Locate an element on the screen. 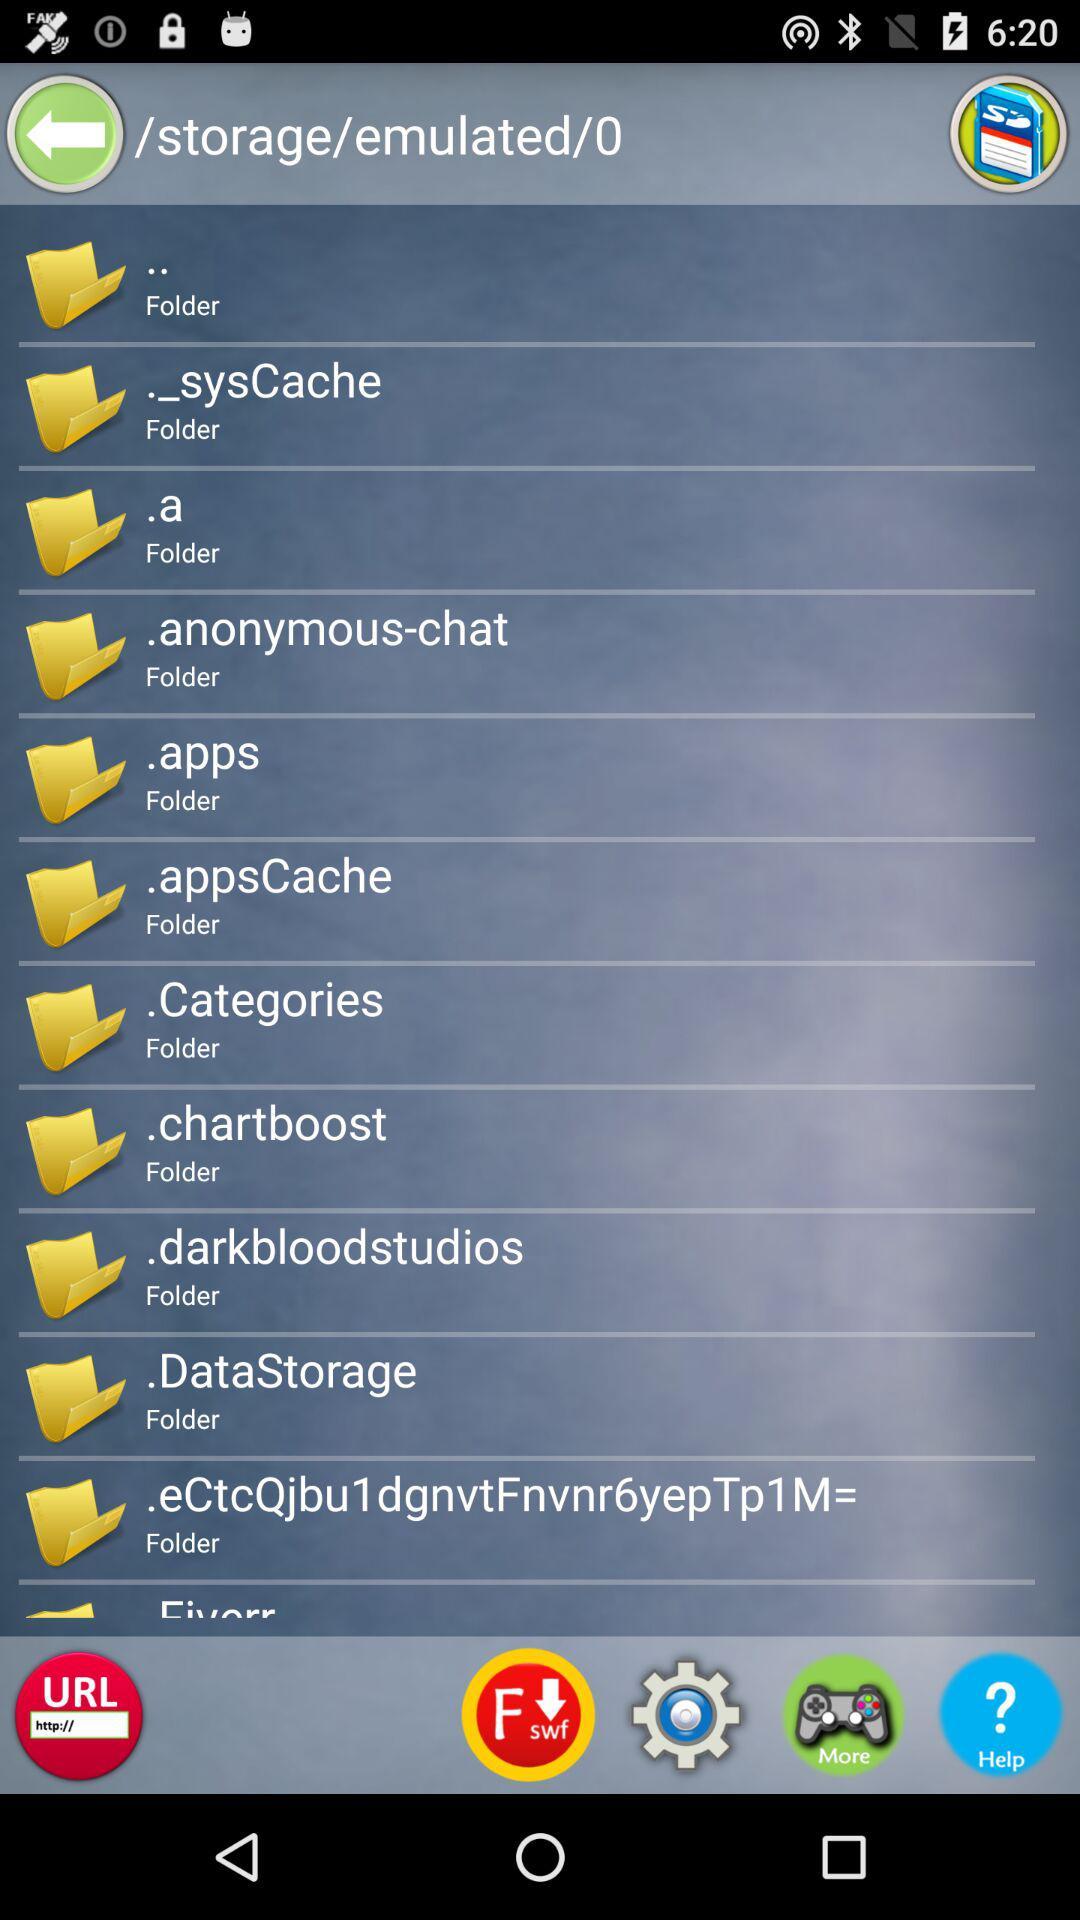  the item next to the /storage/emulated/0 is located at coordinates (1009, 132).